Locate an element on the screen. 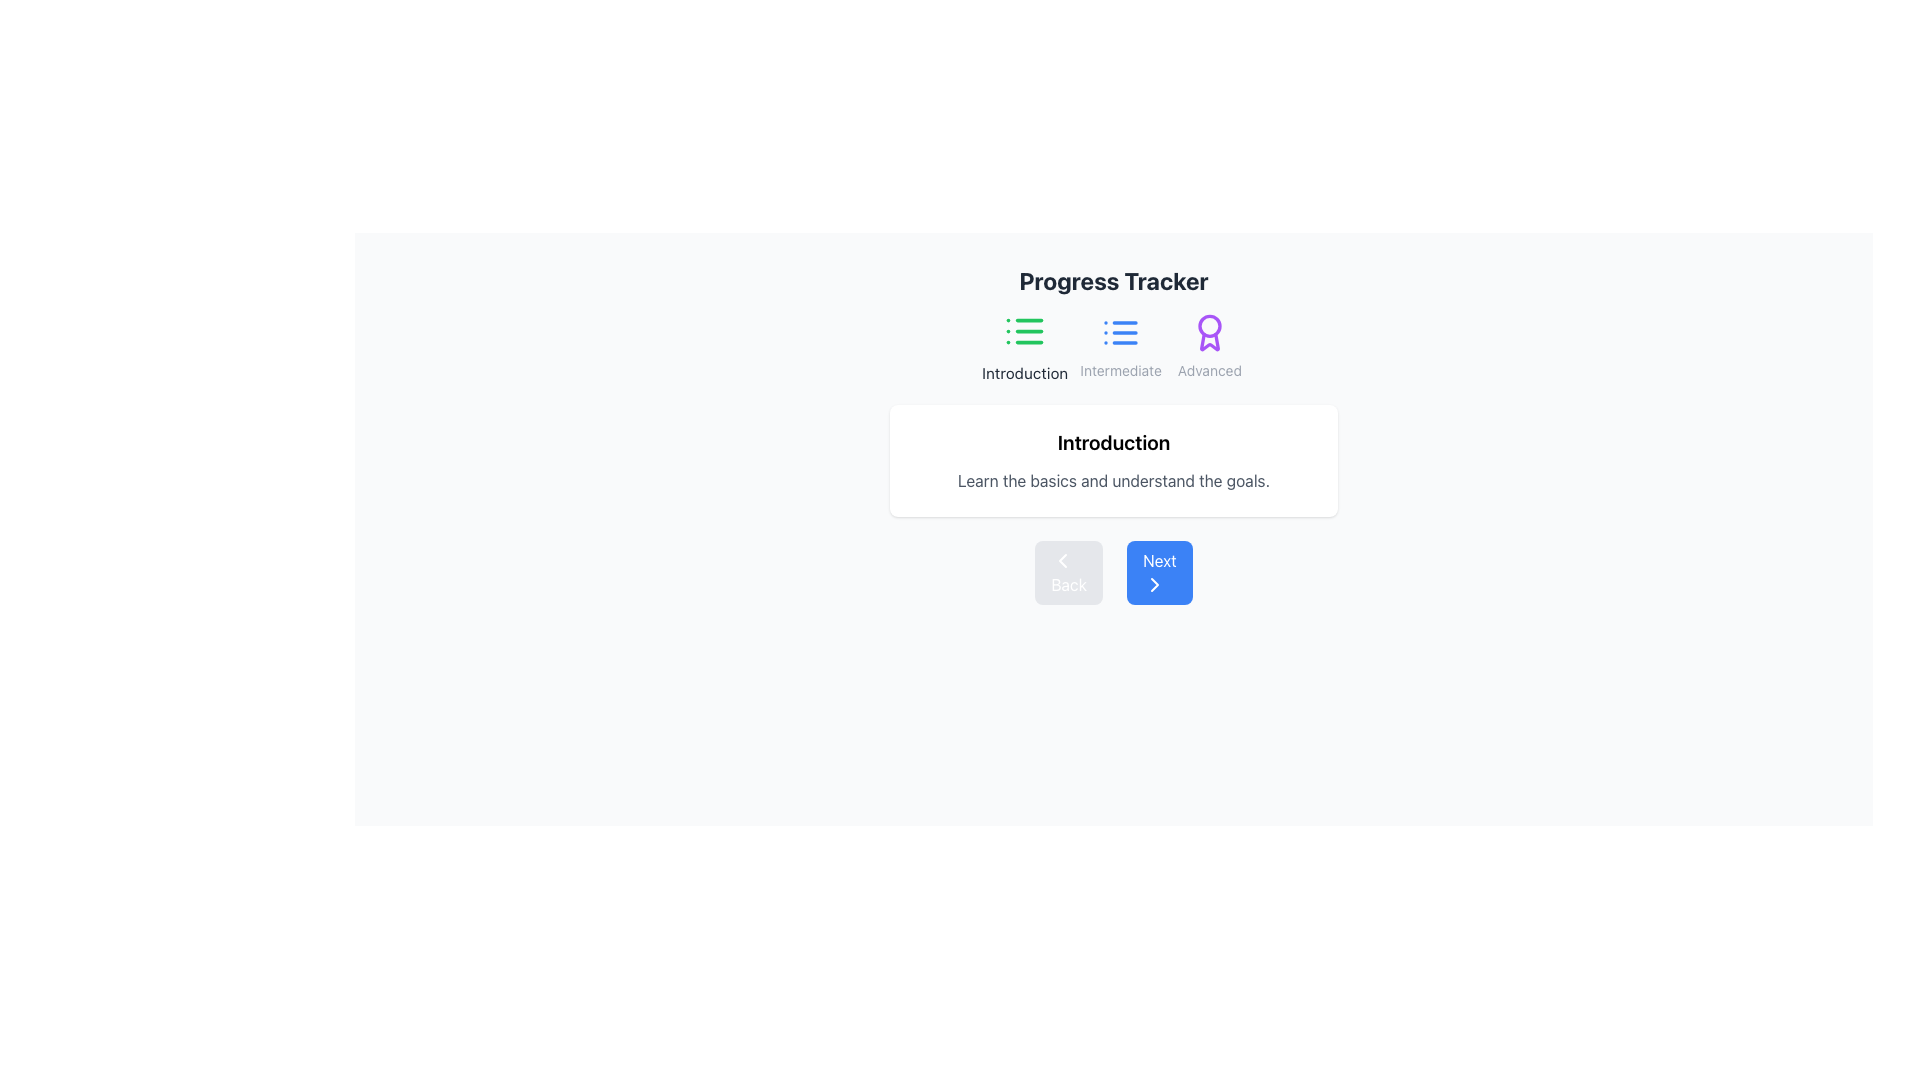 This screenshot has height=1080, width=1920. the circular decorative element of the award icon, which is the topmost part of the icon located above 'Progress Tracker' is located at coordinates (1208, 325).